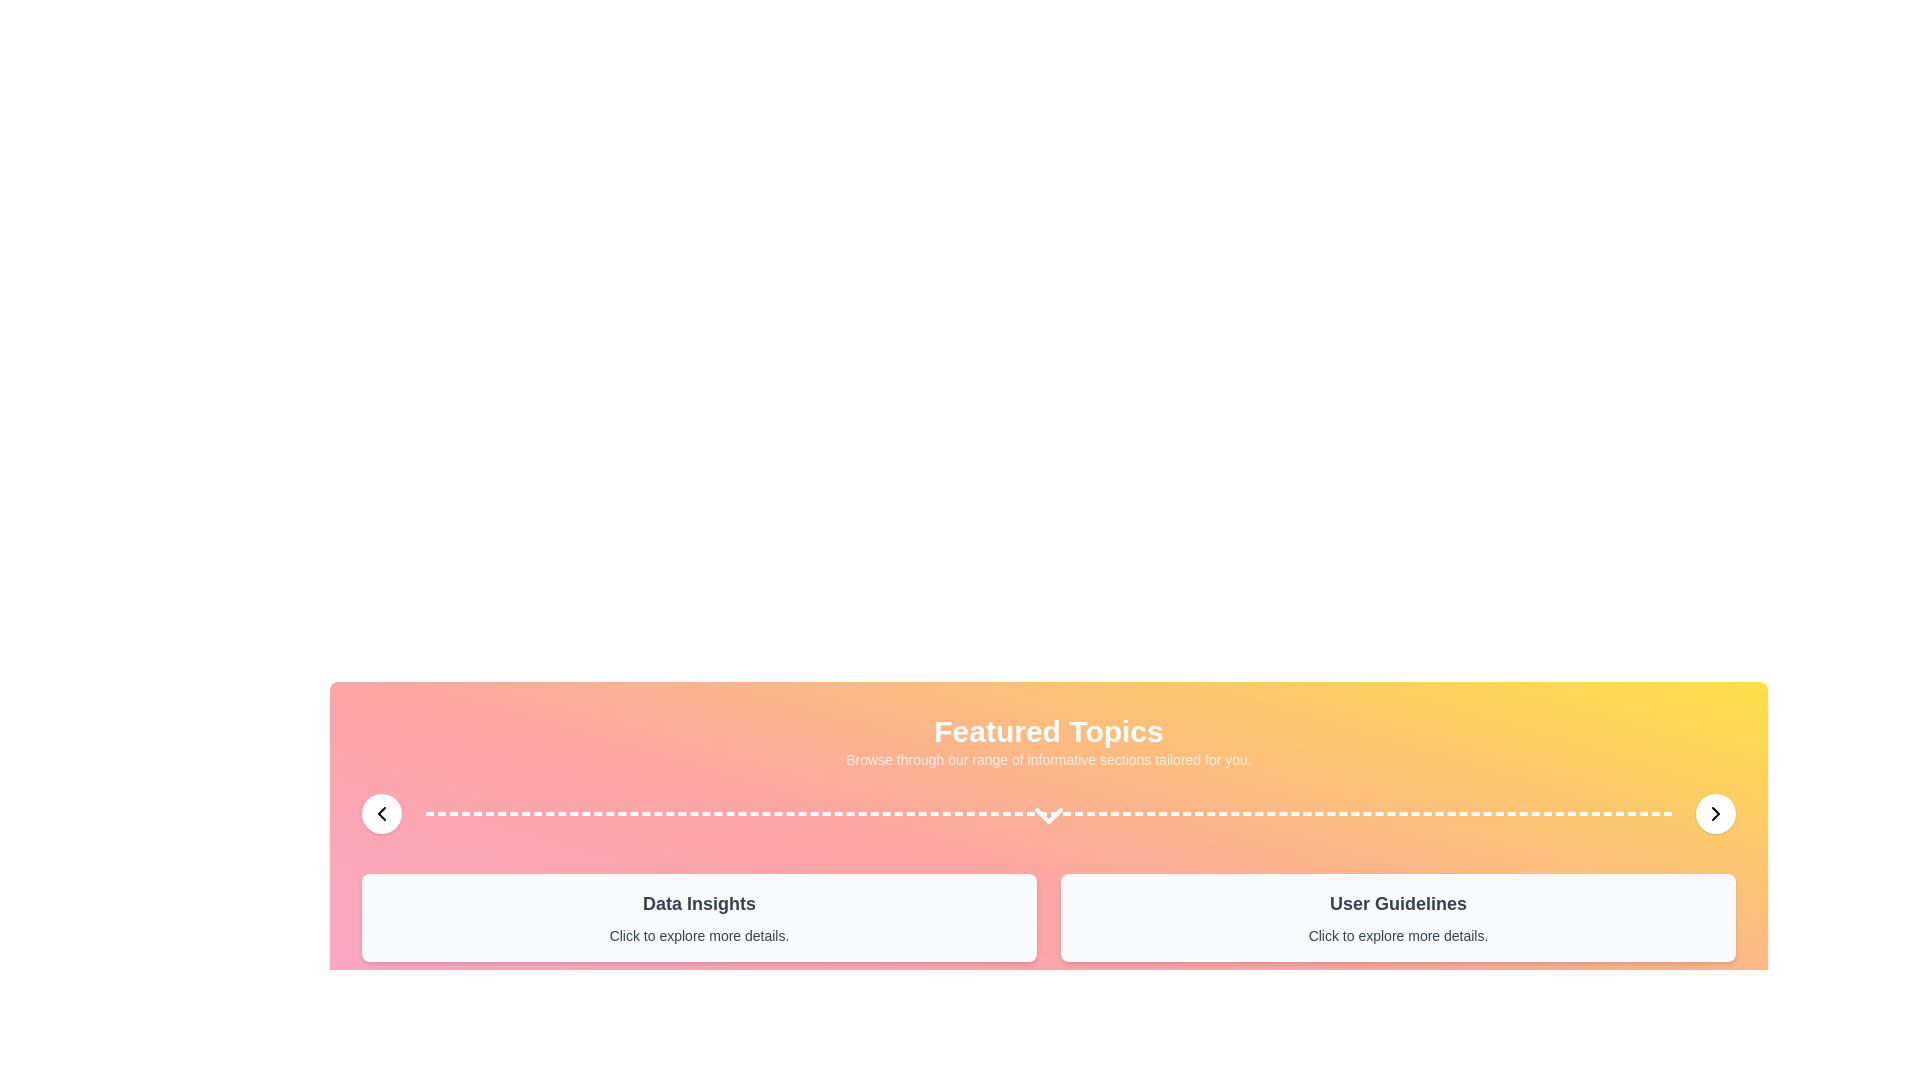 The image size is (1920, 1080). What do you see at coordinates (1048, 813) in the screenshot?
I see `the center icon of the Navigation control located below the 'Featured Topics' title` at bounding box center [1048, 813].